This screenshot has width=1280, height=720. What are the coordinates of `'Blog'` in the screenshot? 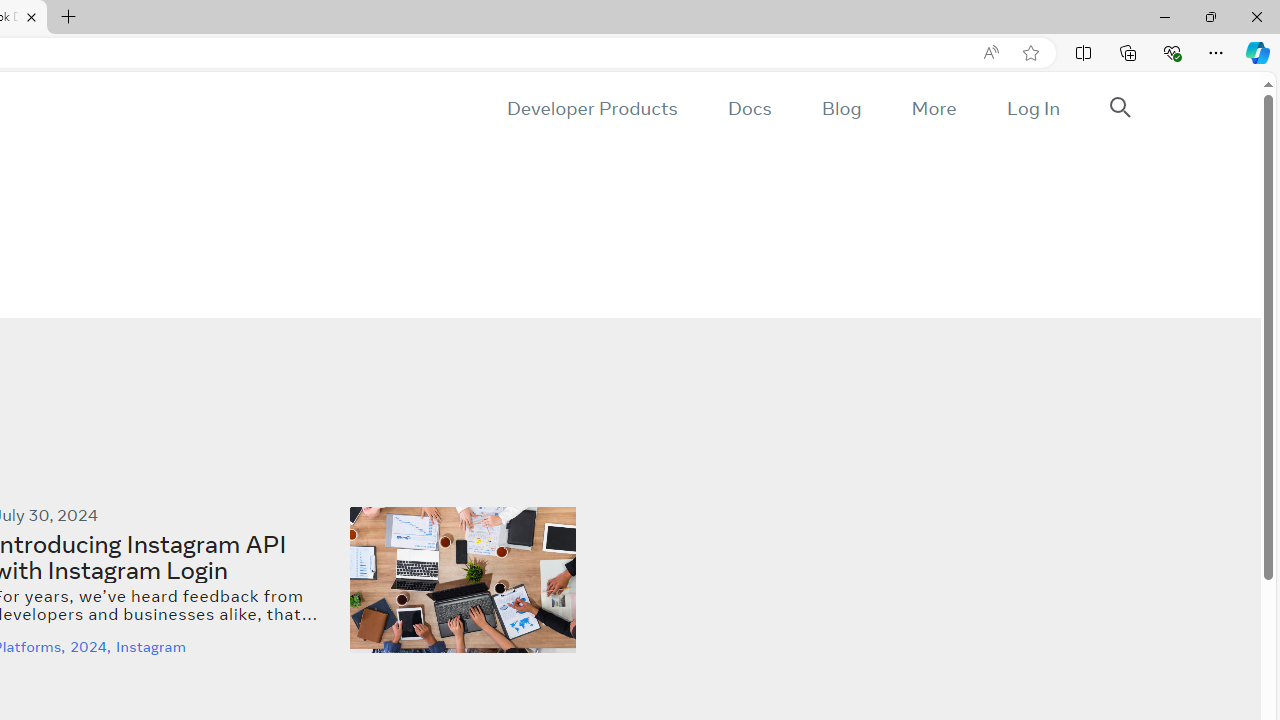 It's located at (841, 108).